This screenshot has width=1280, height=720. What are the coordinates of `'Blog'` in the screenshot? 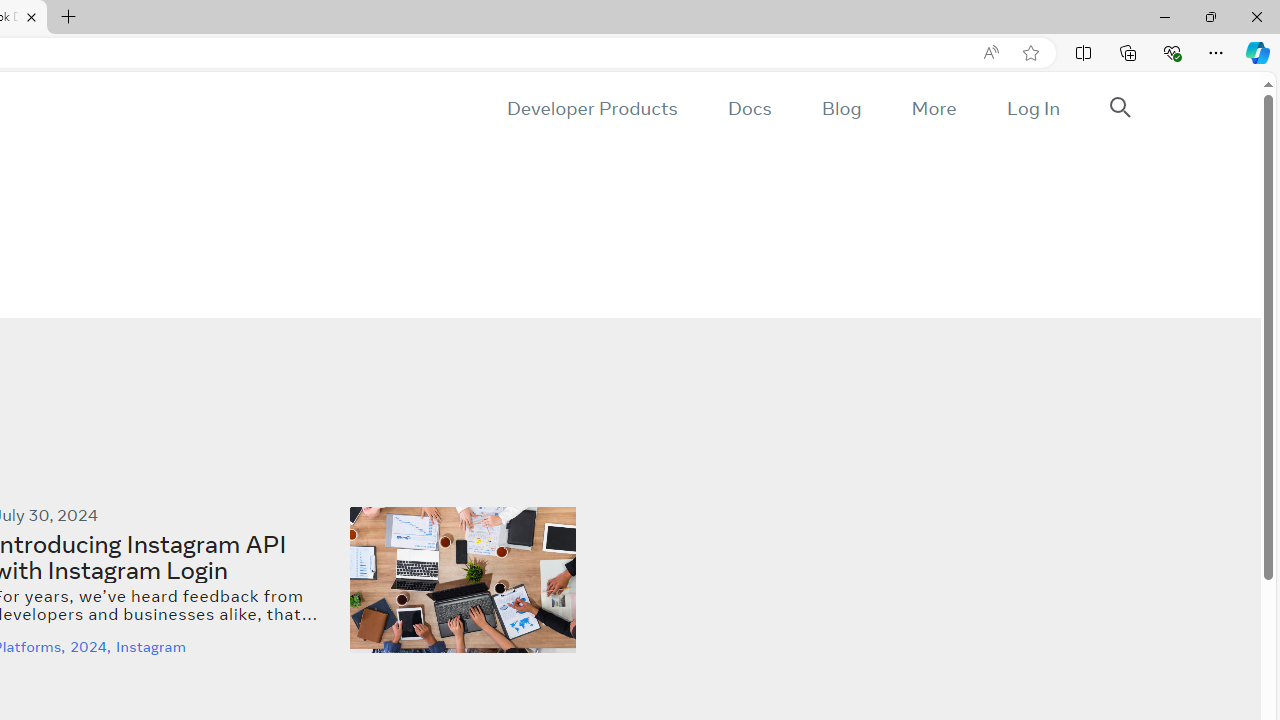 It's located at (841, 108).